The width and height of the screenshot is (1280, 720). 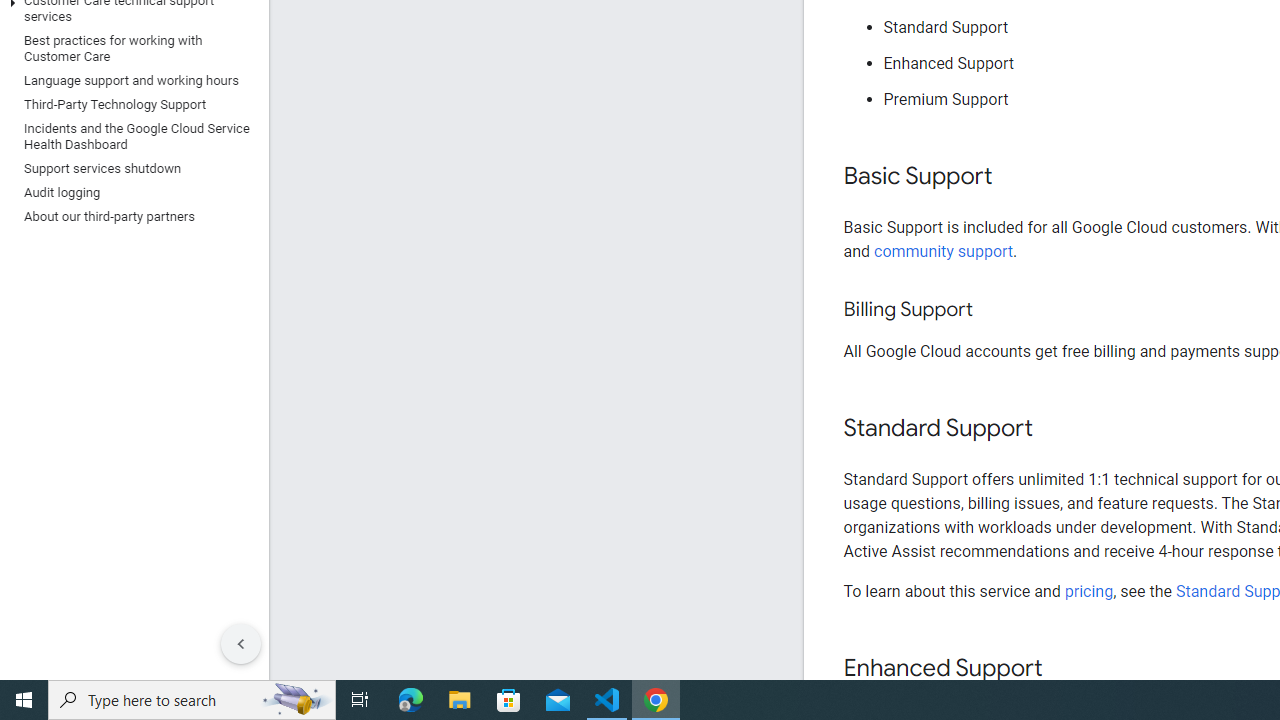 I want to click on 'About our third-party partners', so click(x=129, y=217).